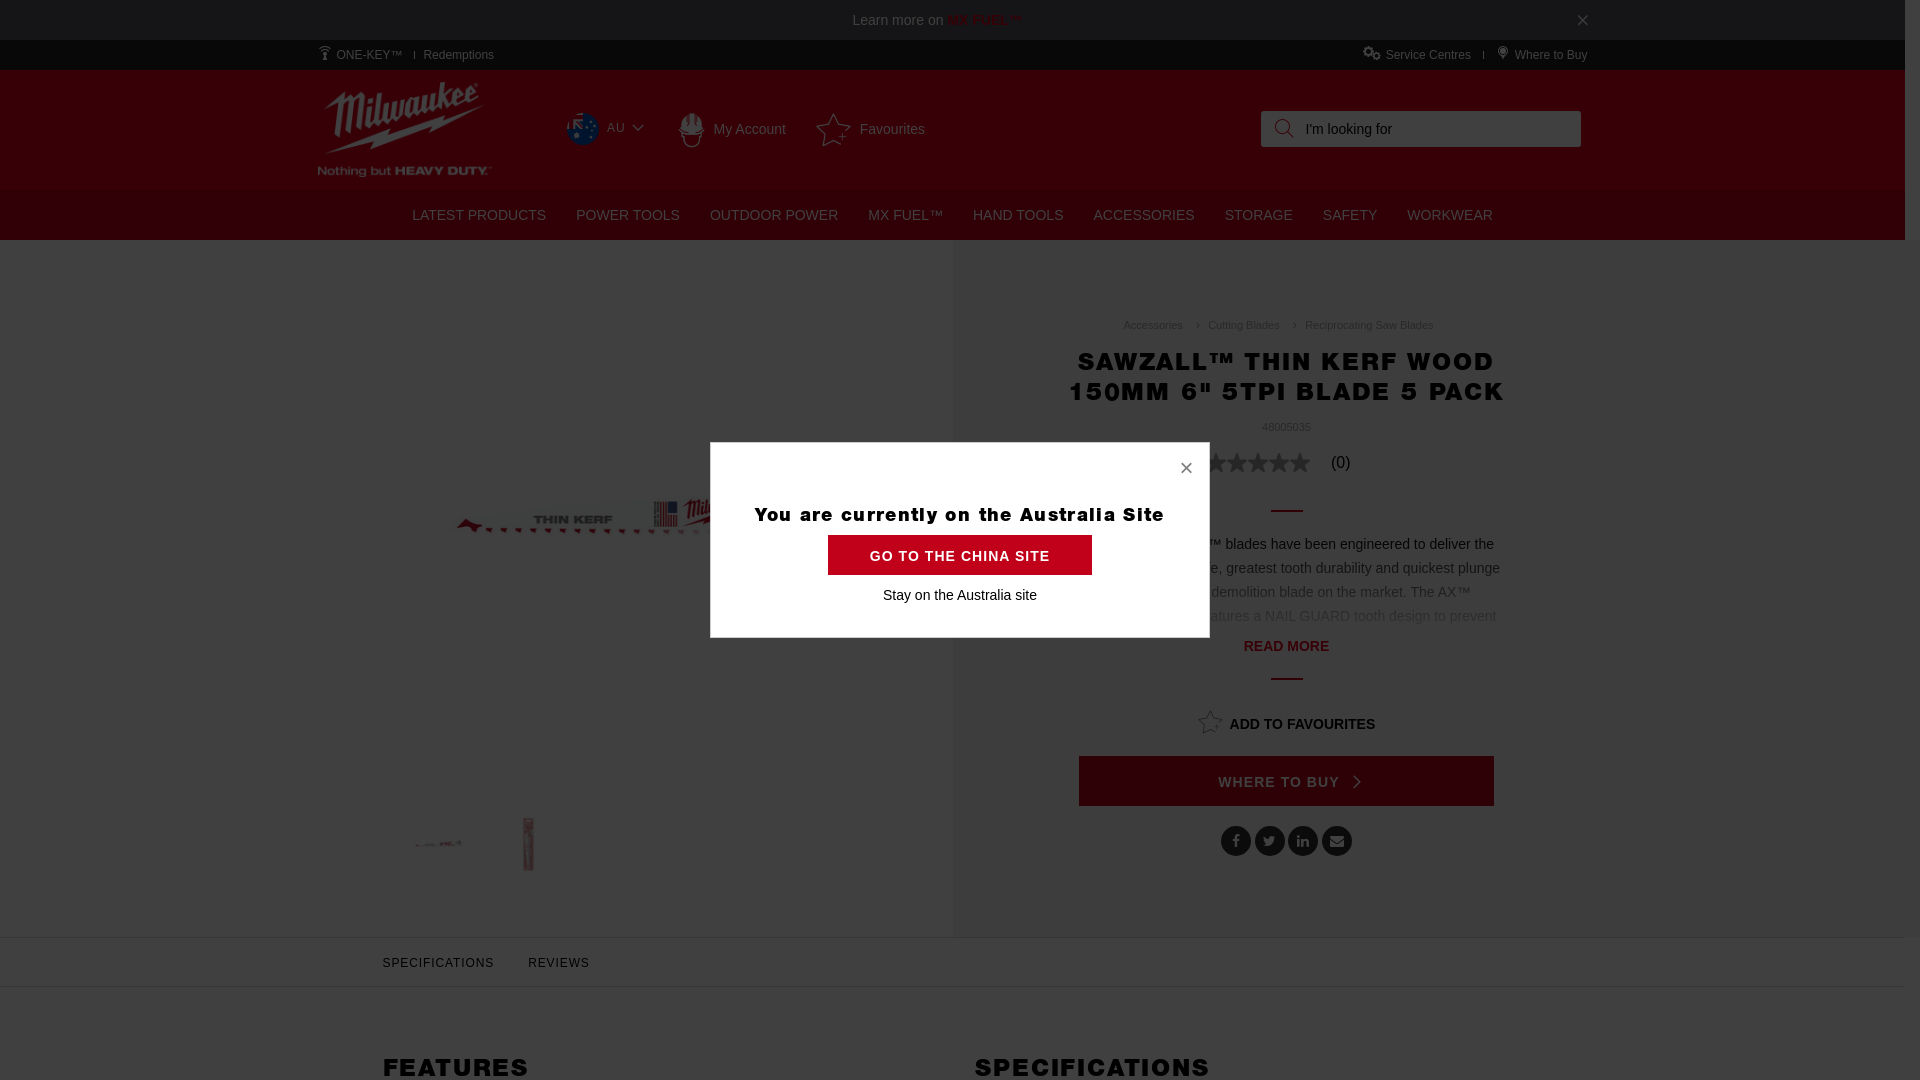  I want to click on 'POWER TOOLS', so click(627, 215).